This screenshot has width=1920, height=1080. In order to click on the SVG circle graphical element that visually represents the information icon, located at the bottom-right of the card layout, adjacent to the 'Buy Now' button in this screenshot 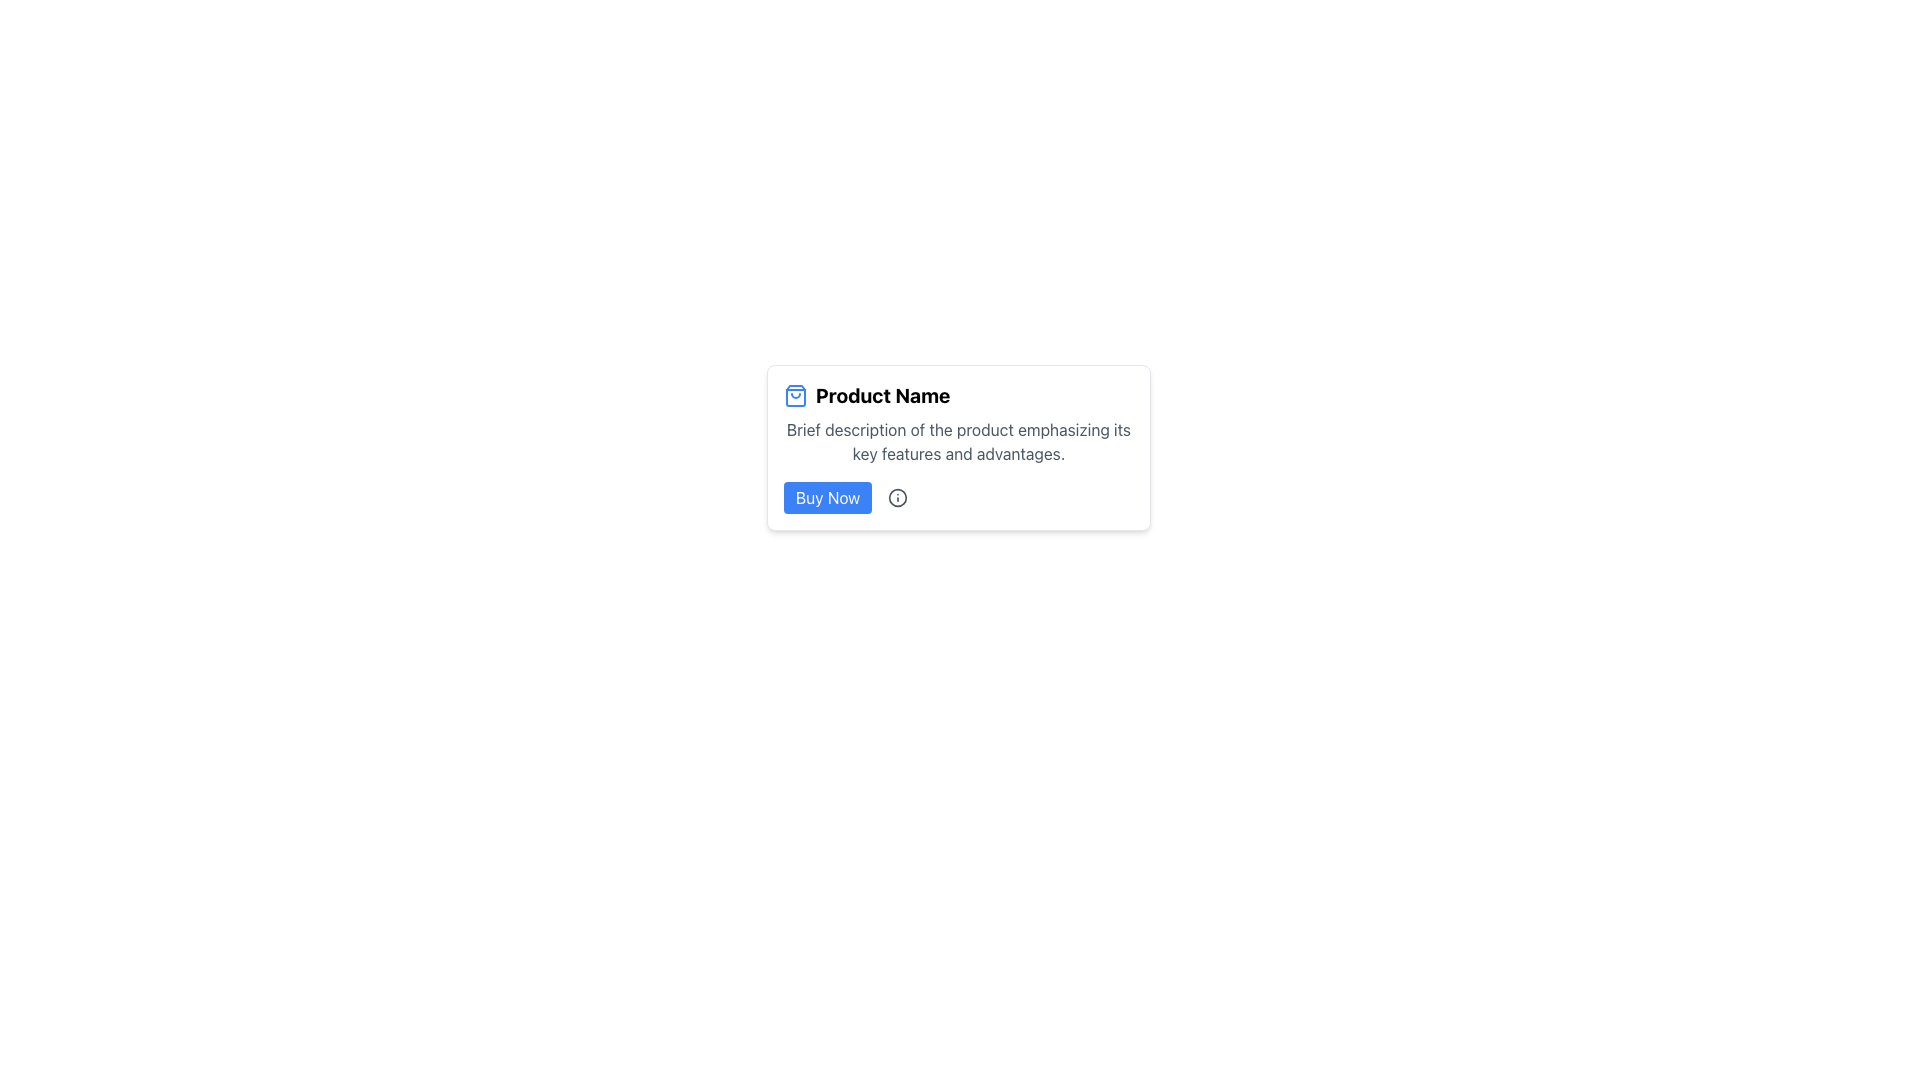, I will do `click(897, 496)`.